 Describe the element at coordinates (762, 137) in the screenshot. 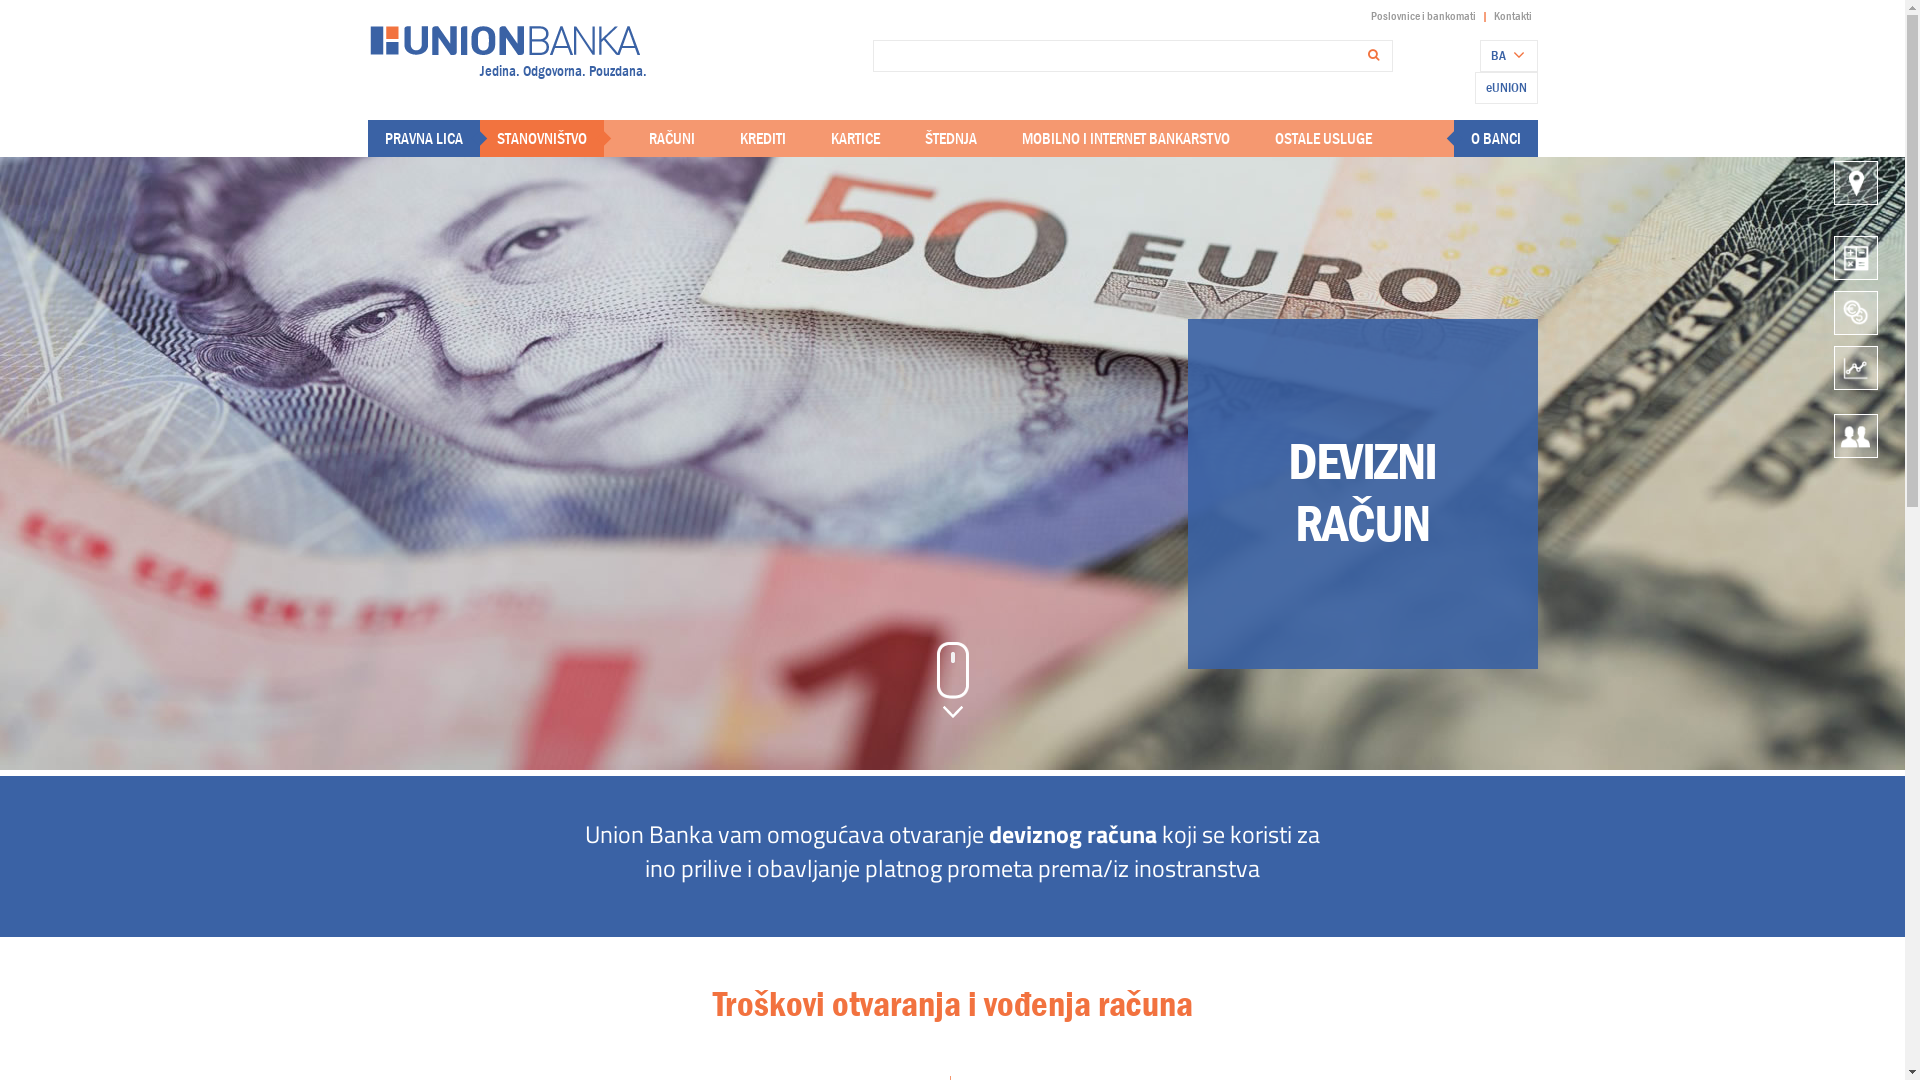

I see `'KREDITI'` at that location.